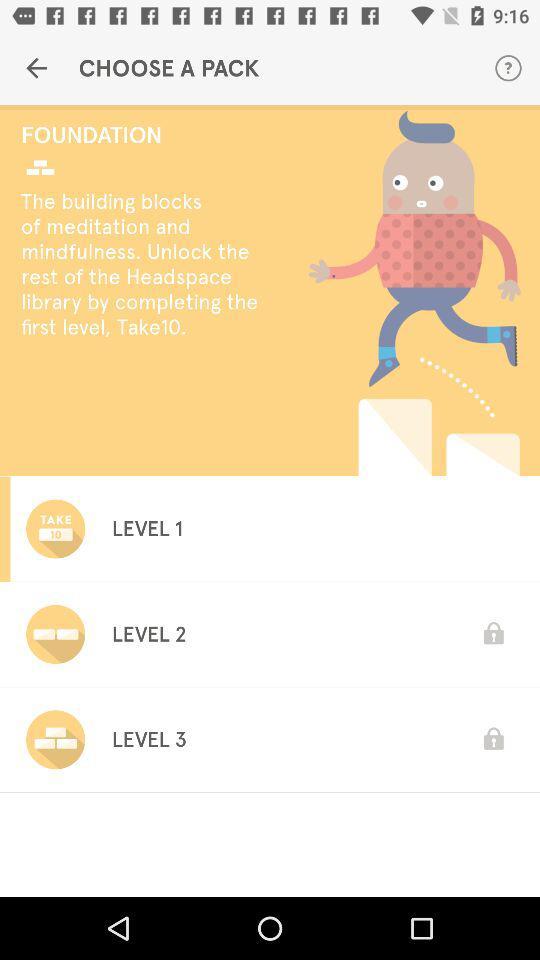  Describe the element at coordinates (36, 68) in the screenshot. I see `icon next to the choose a pack item` at that location.